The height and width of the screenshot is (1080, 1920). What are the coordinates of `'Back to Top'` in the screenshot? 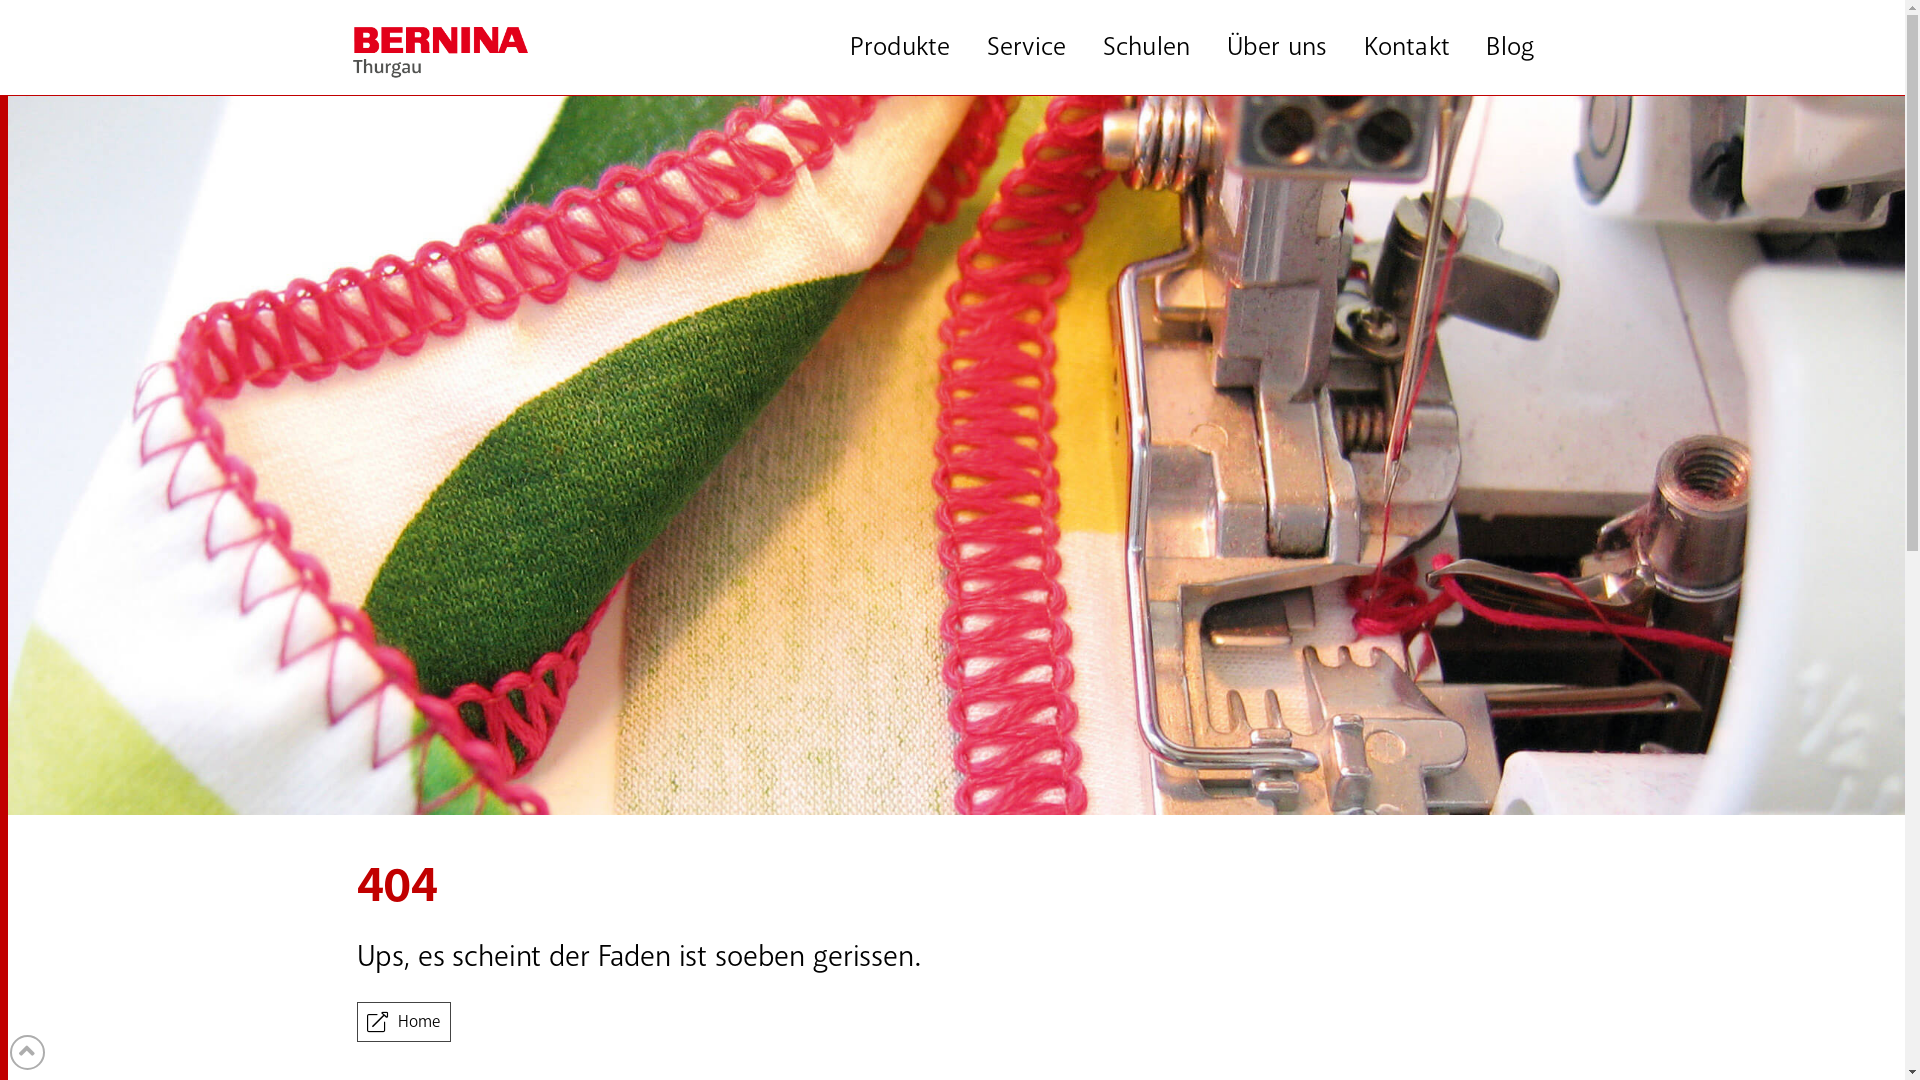 It's located at (9, 1051).